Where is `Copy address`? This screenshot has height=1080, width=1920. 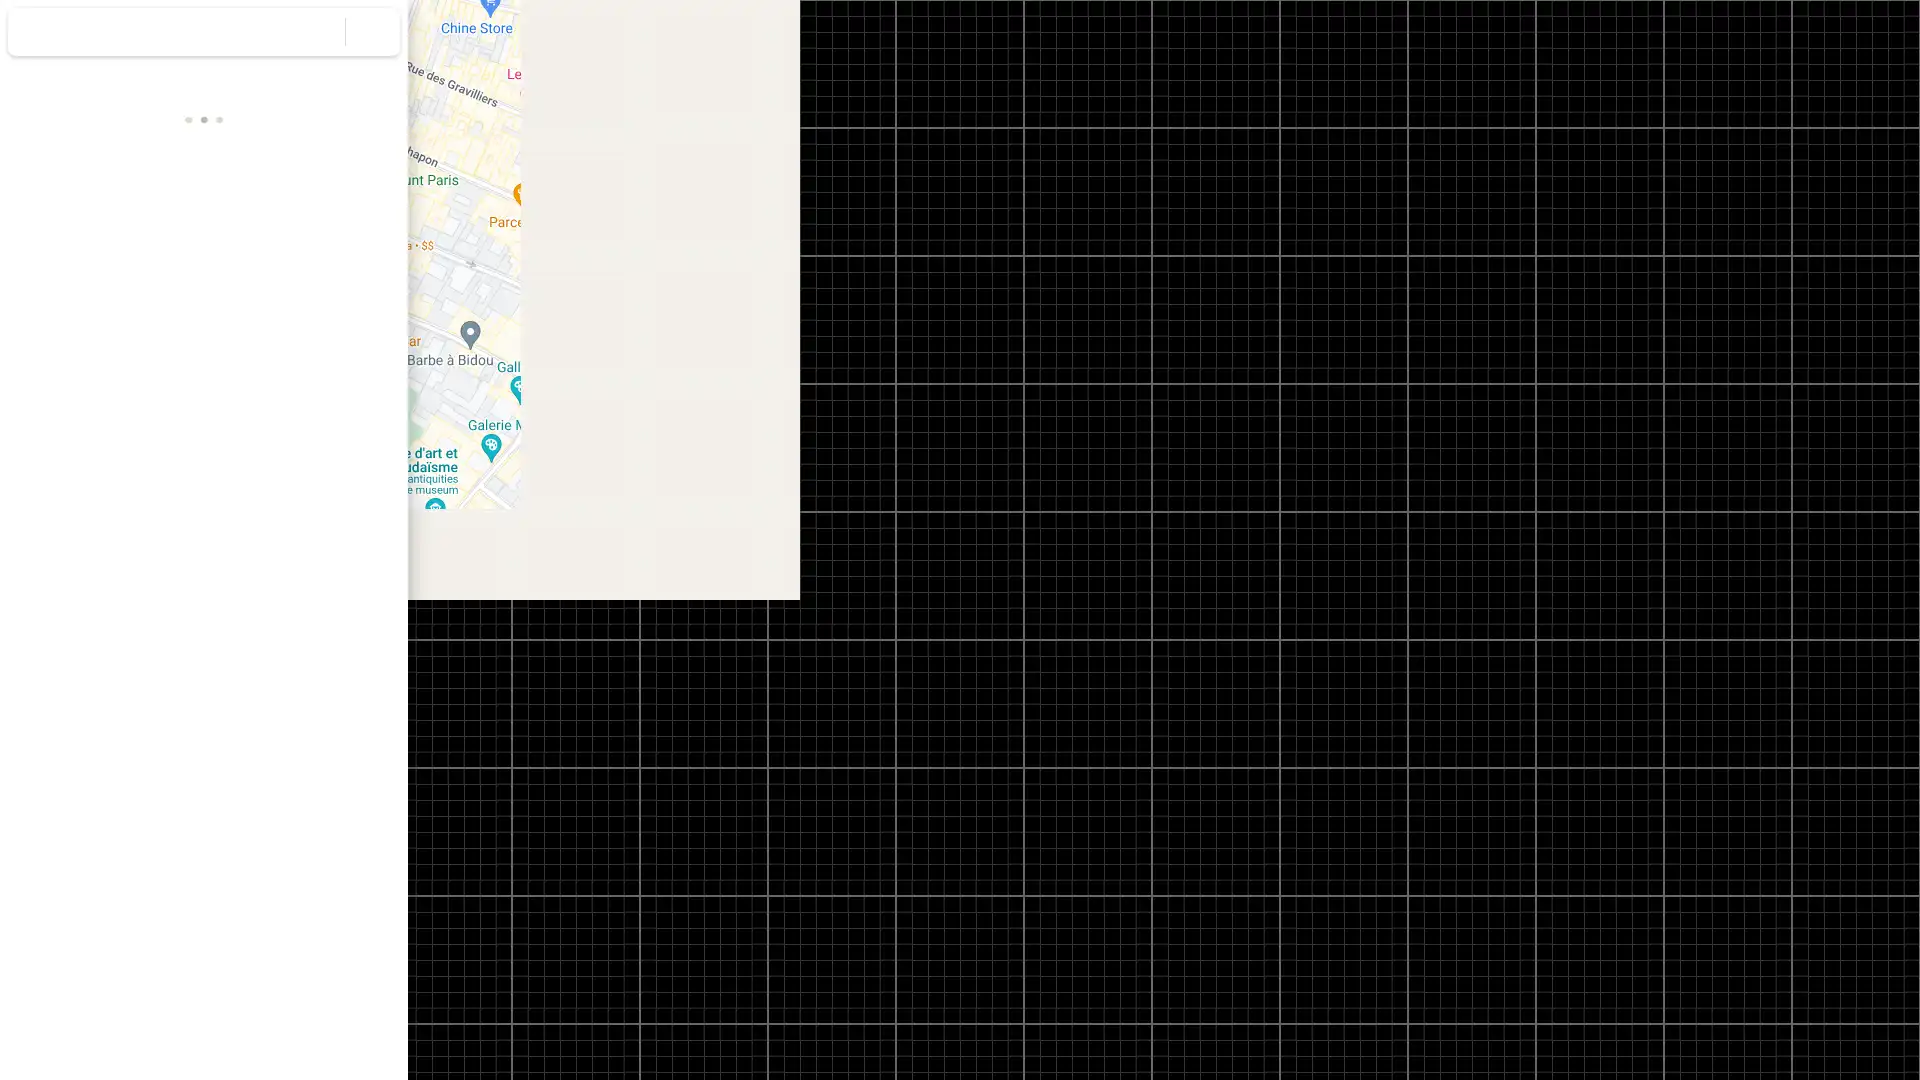
Copy address is located at coordinates (370, 437).